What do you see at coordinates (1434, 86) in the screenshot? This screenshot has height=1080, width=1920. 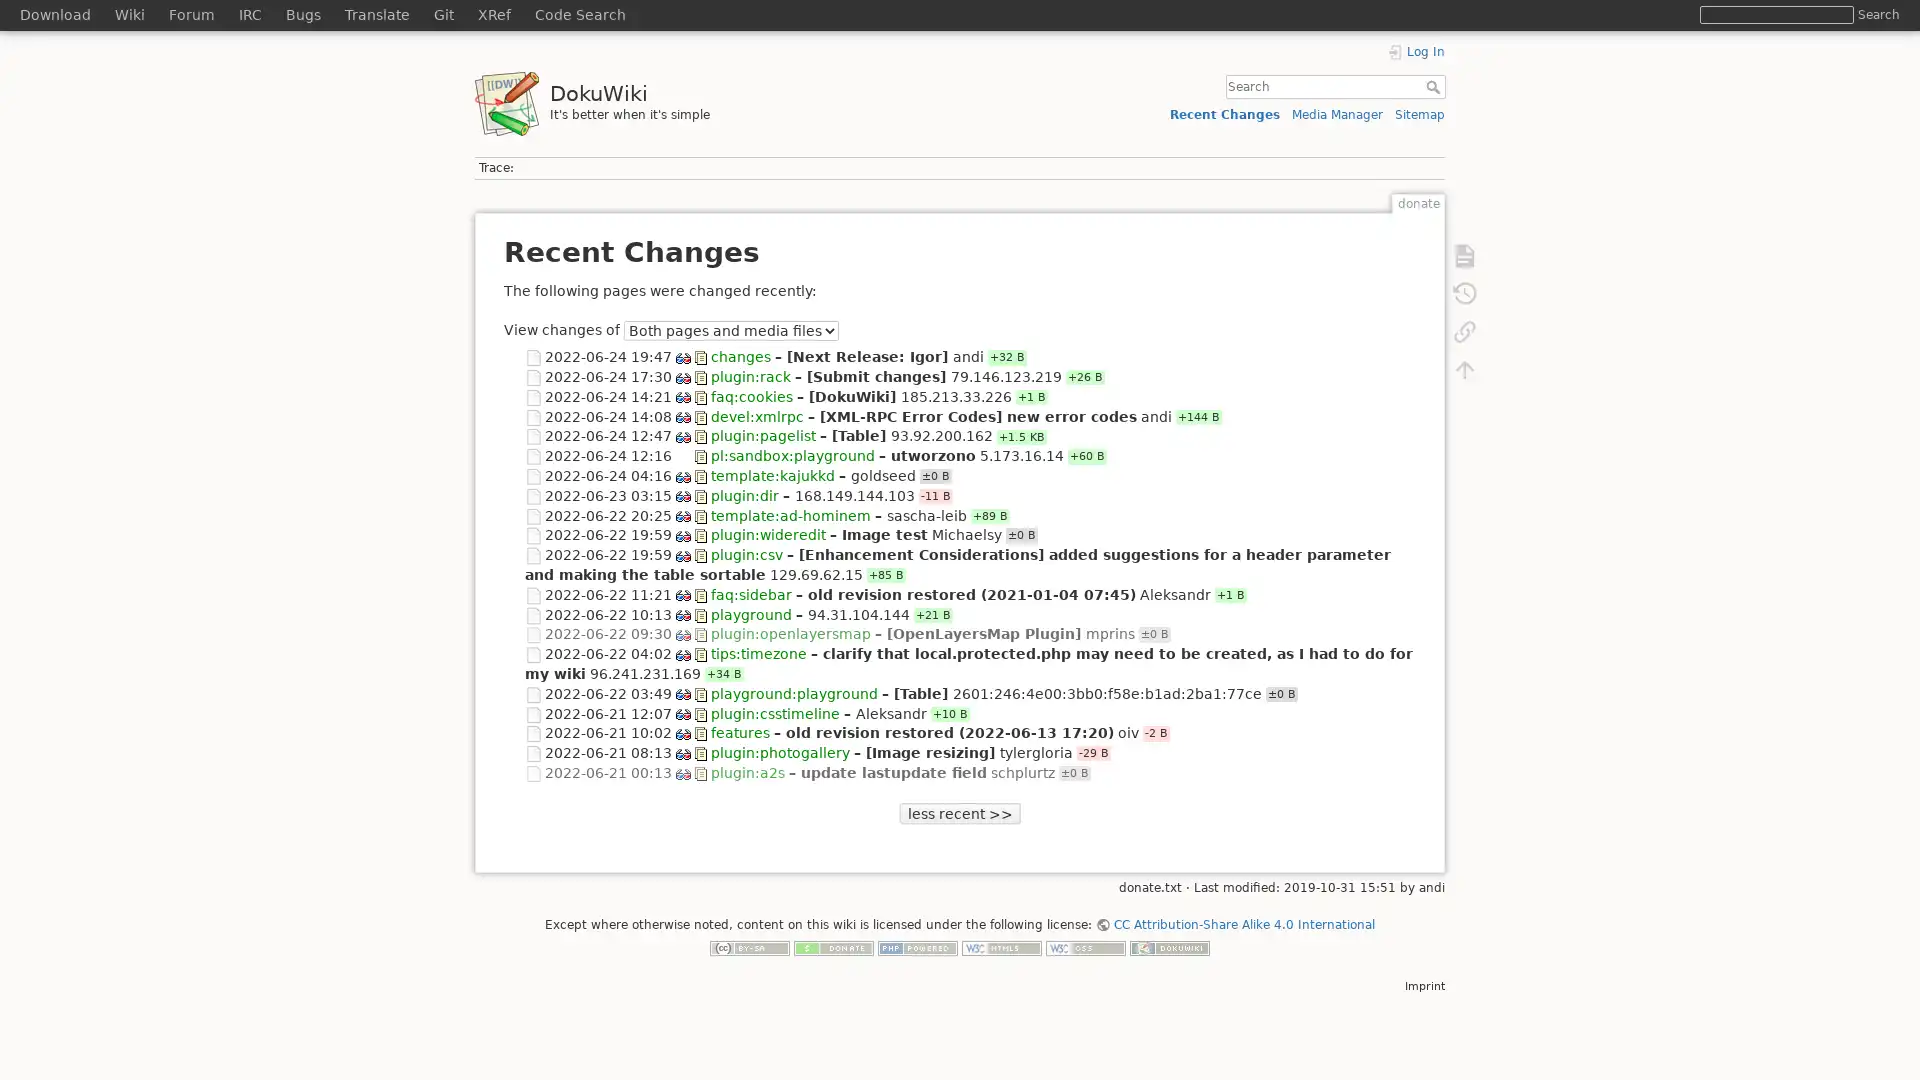 I see `Search` at bounding box center [1434, 86].